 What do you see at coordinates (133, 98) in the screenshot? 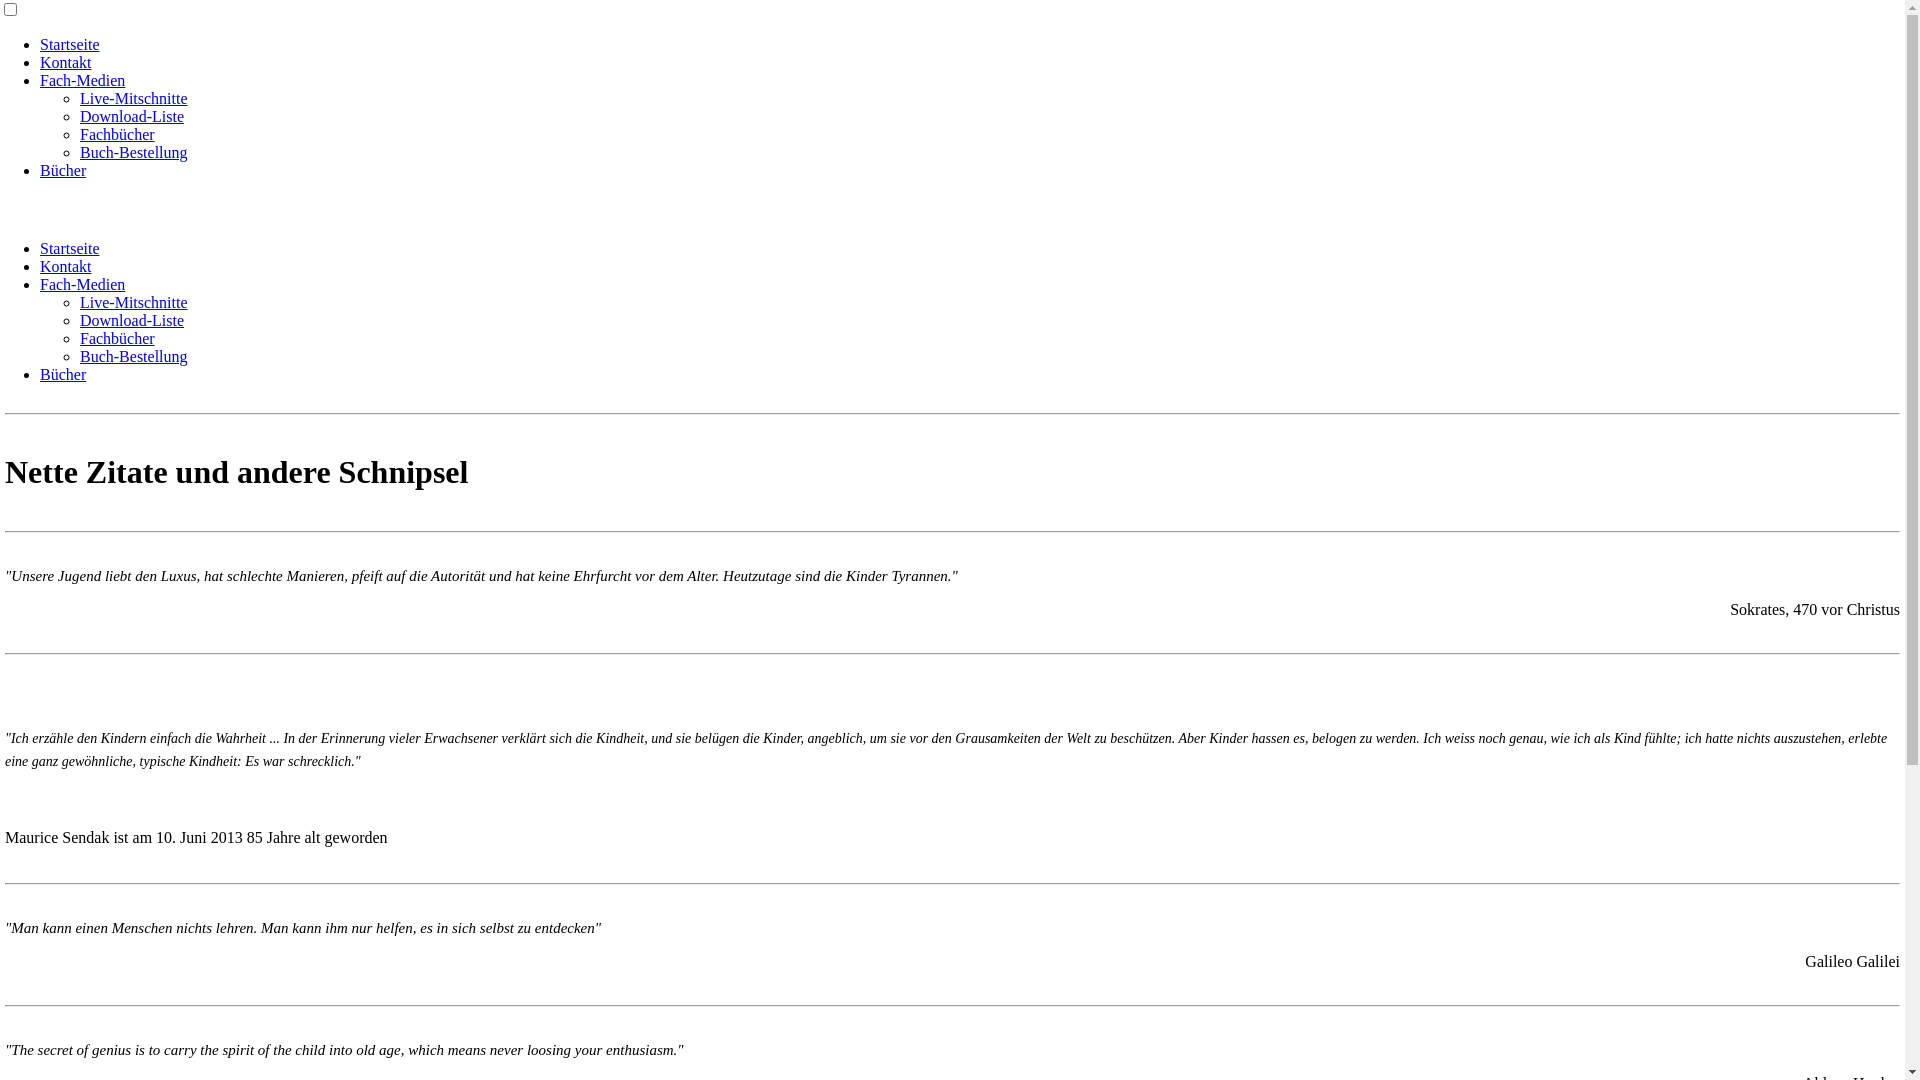
I see `'Live-Mitschnitte'` at bounding box center [133, 98].